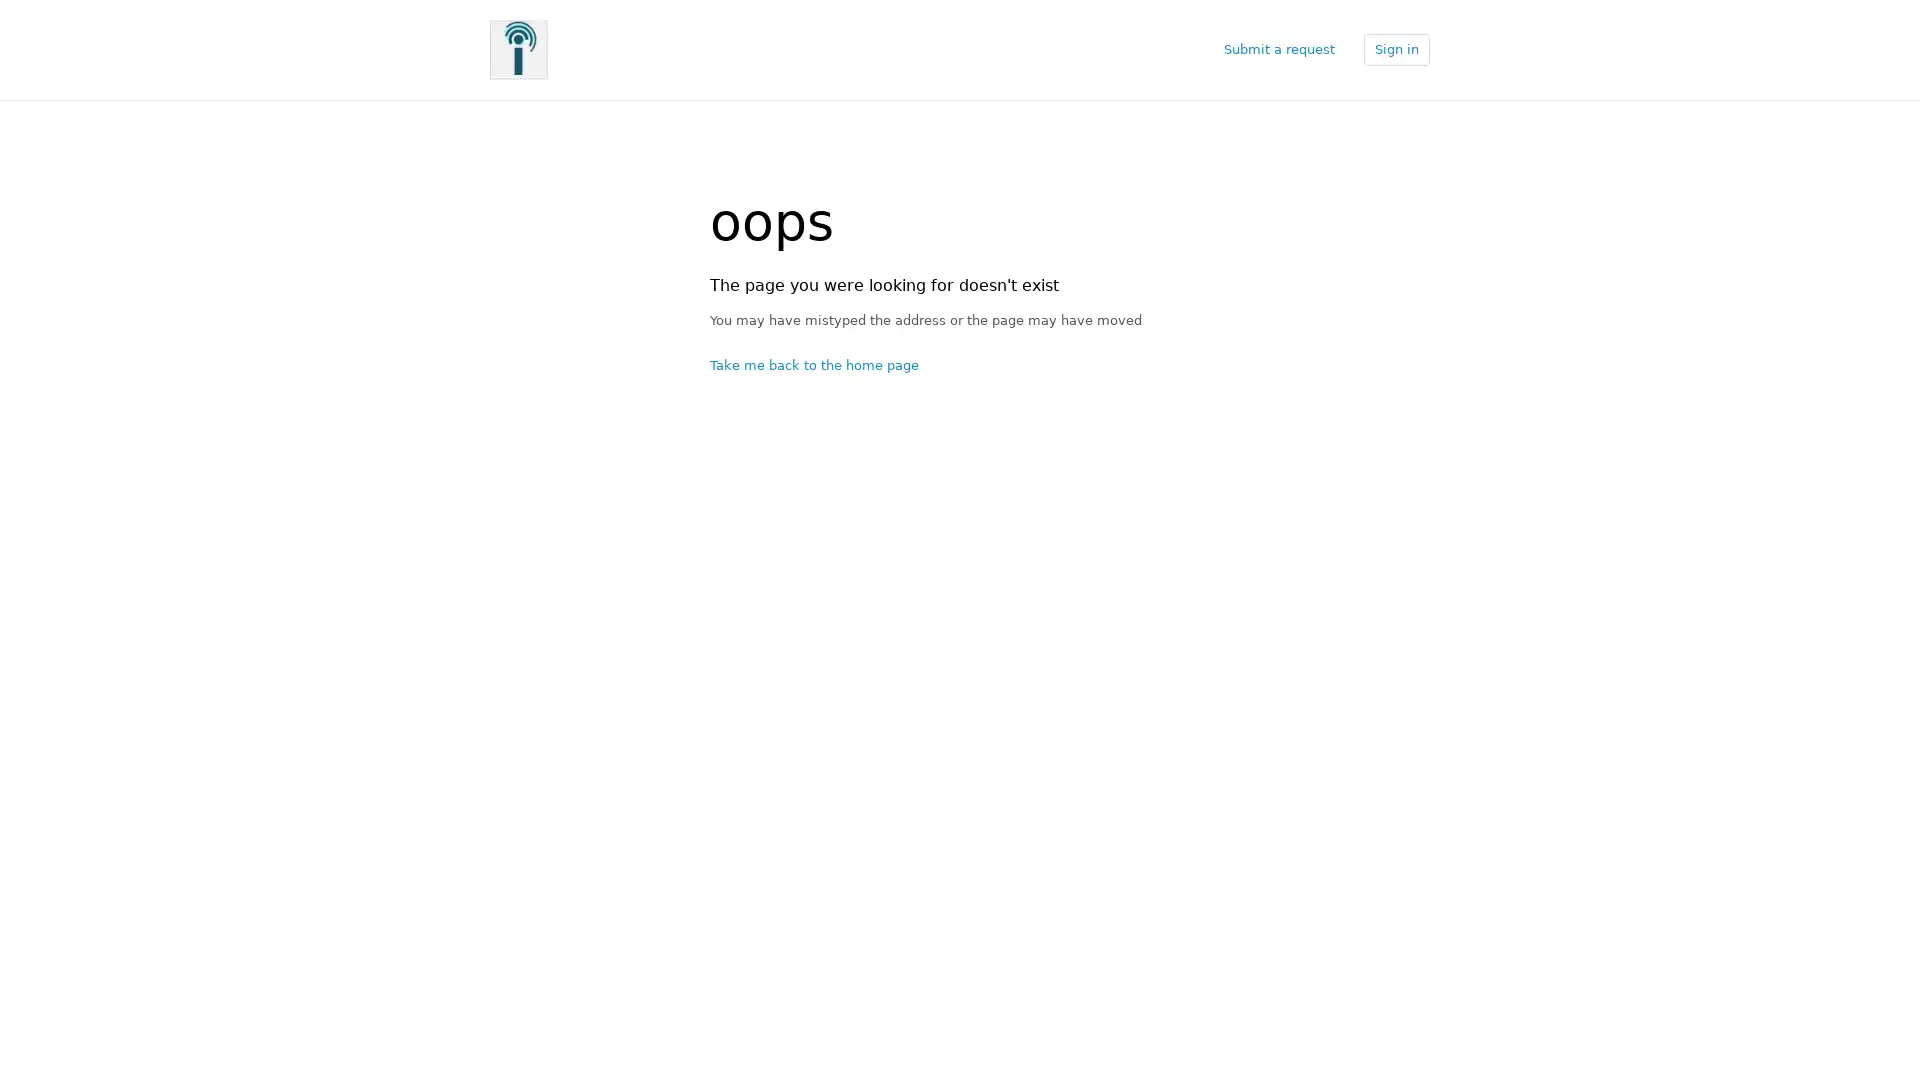 The image size is (1920, 1080). What do you see at coordinates (1395, 48) in the screenshot?
I see `Sign in` at bounding box center [1395, 48].